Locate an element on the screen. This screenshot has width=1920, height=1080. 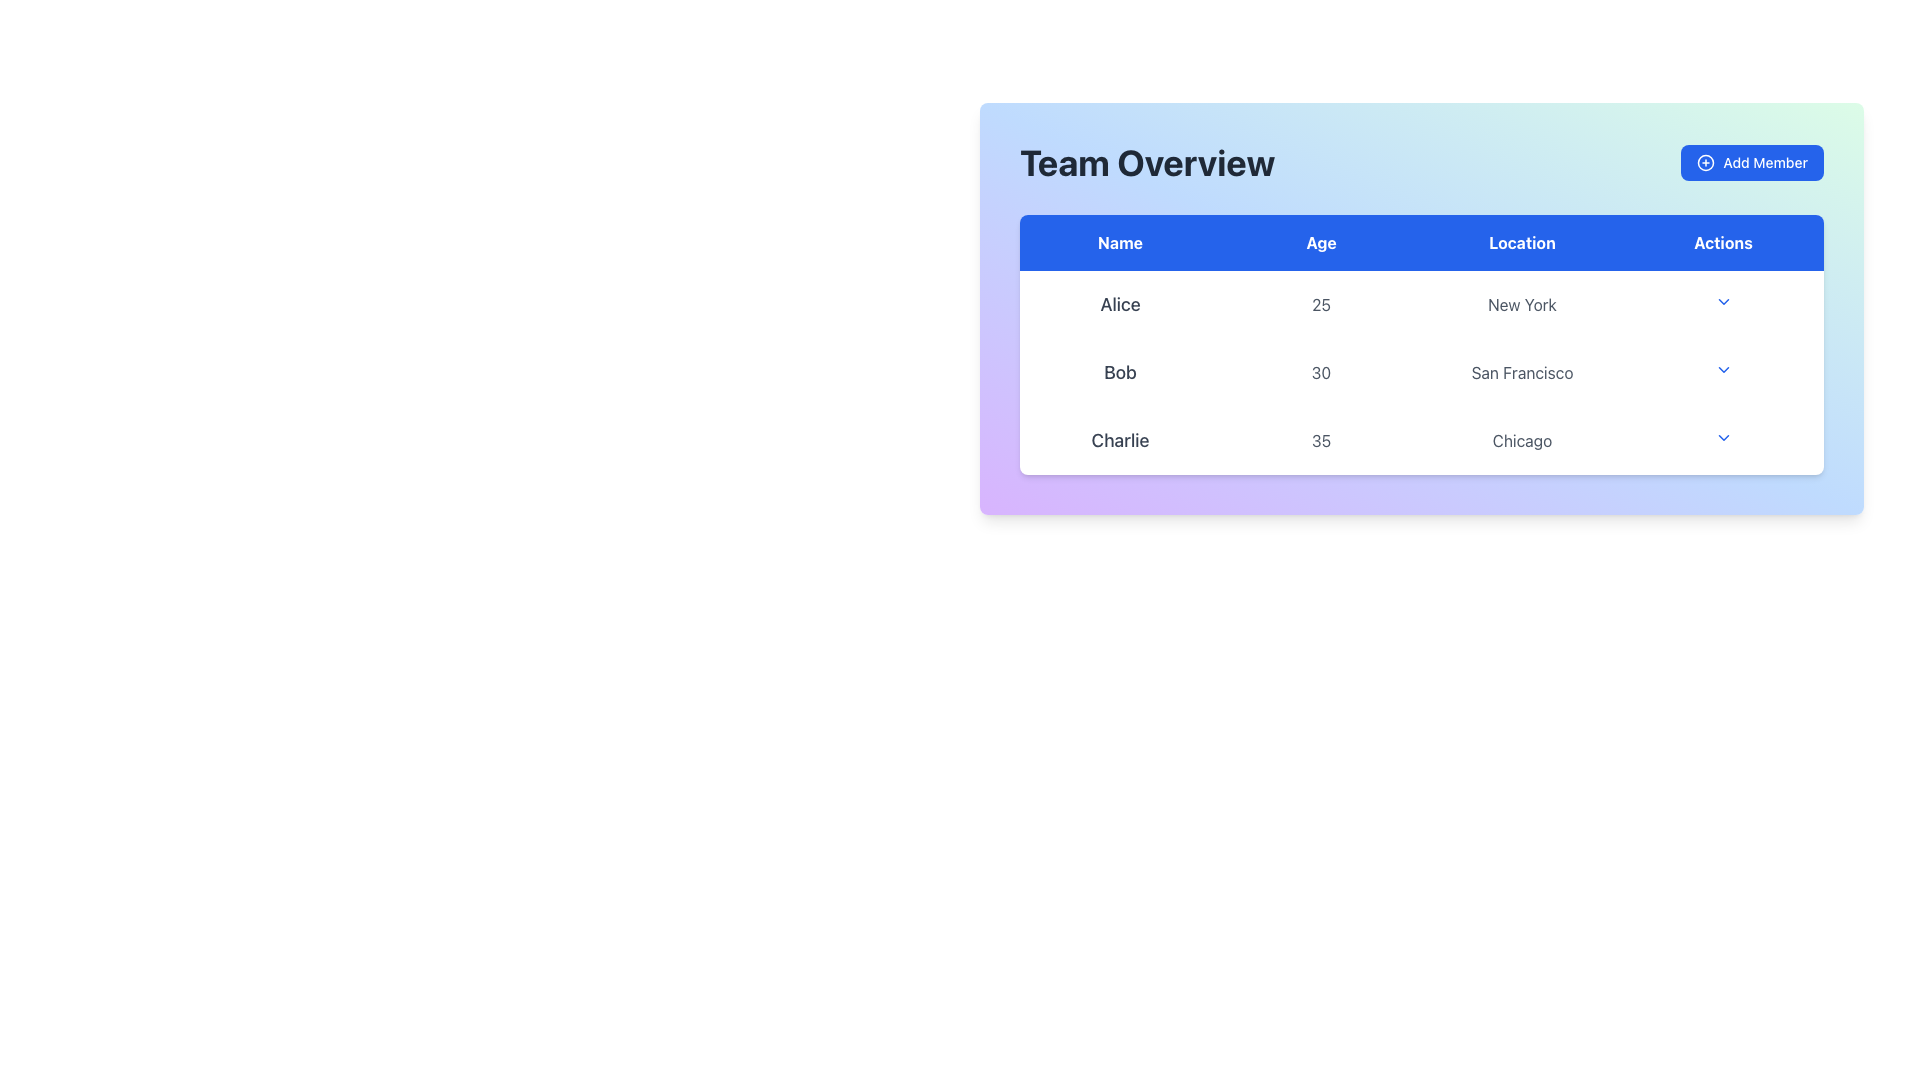
the blue downward-pointing chevron icon button in the 'Actions' column of the second row in the table, adjacent to the 'San Francisco' entry is located at coordinates (1722, 370).